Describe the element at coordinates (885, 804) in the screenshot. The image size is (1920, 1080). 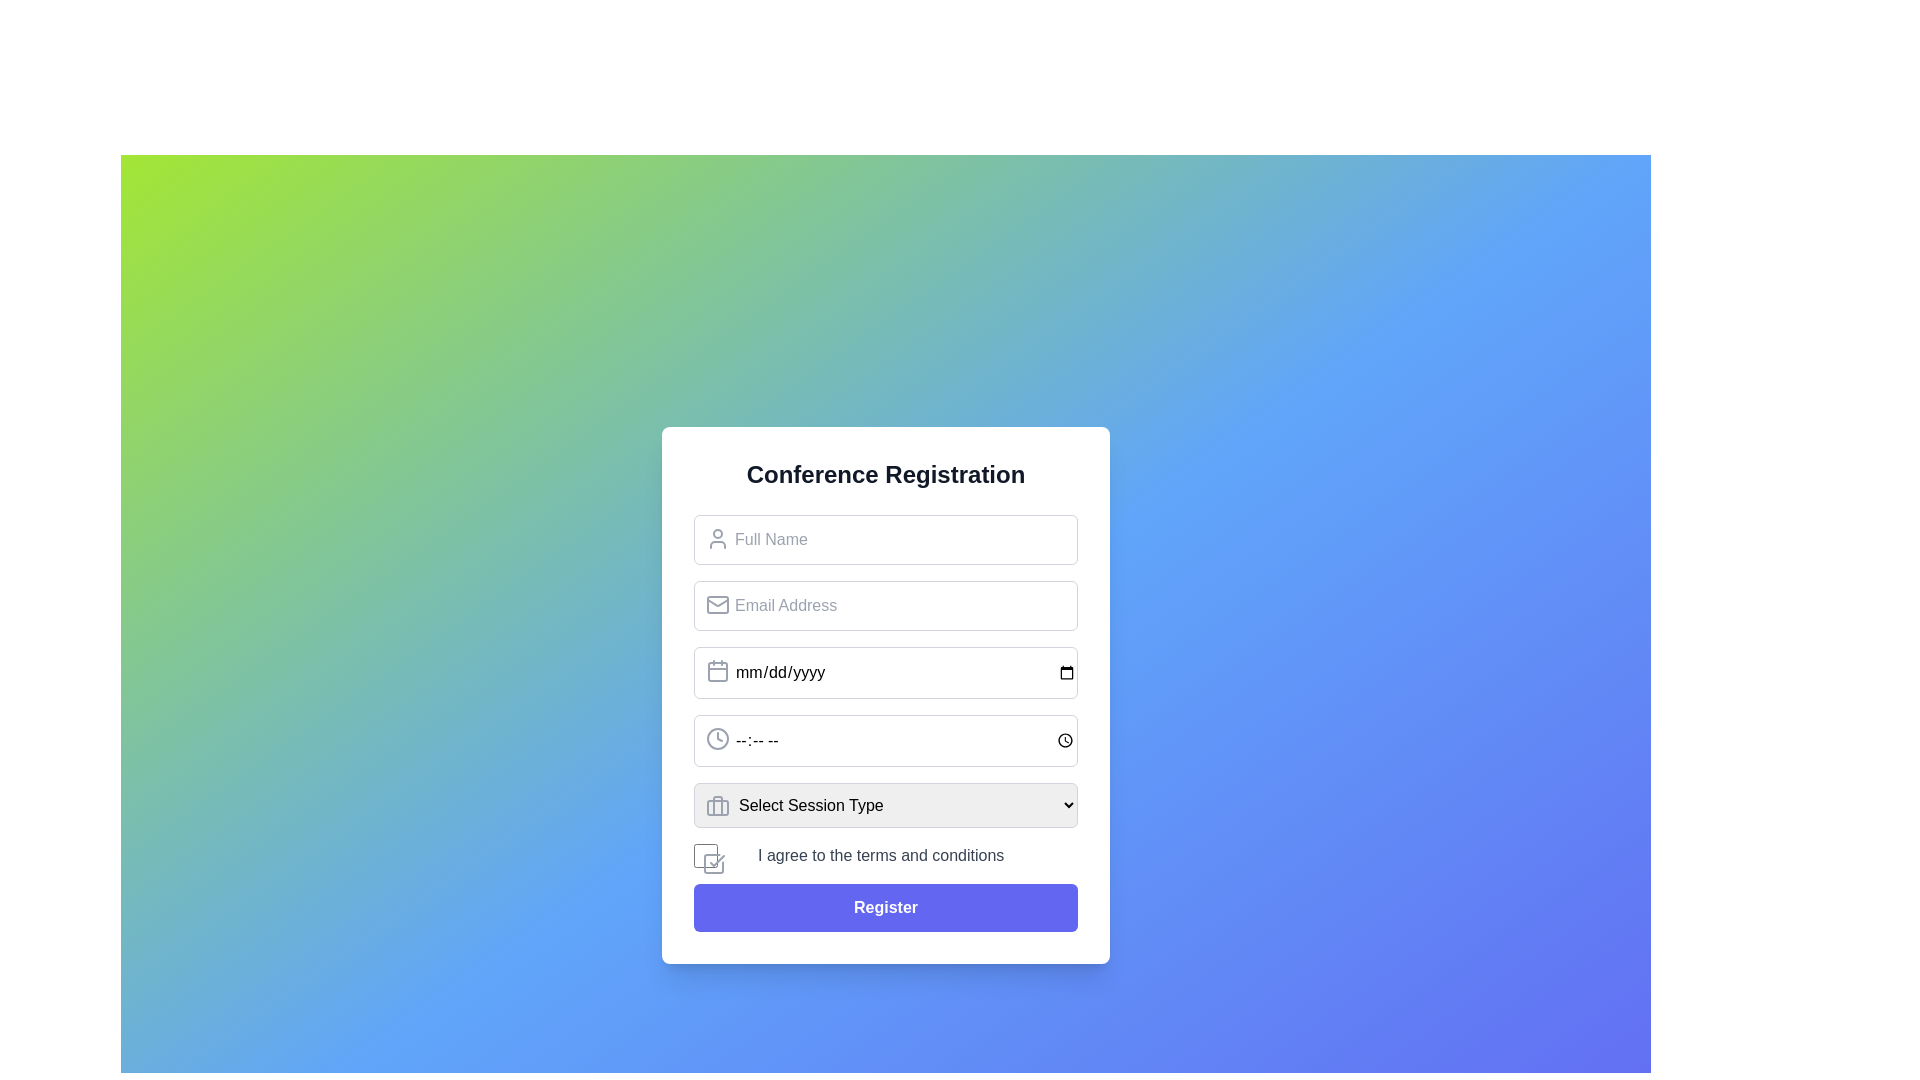
I see `an option from the expanded dropdown menu located in the 'Conference Registration' form, positioned below the time selection field and above the 'I agree to the terms and conditions' checkbox` at that location.